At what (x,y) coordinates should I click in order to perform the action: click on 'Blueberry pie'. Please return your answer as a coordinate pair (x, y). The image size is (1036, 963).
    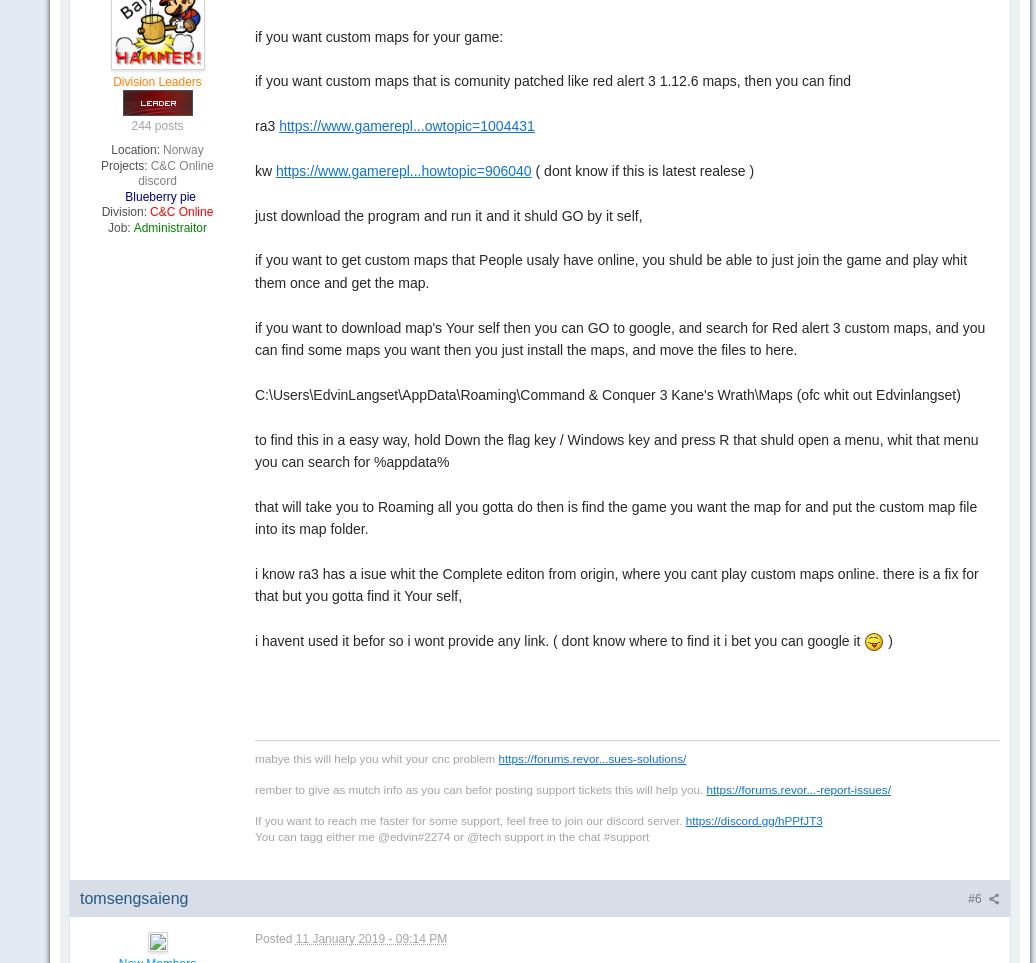
    Looking at the image, I should click on (160, 194).